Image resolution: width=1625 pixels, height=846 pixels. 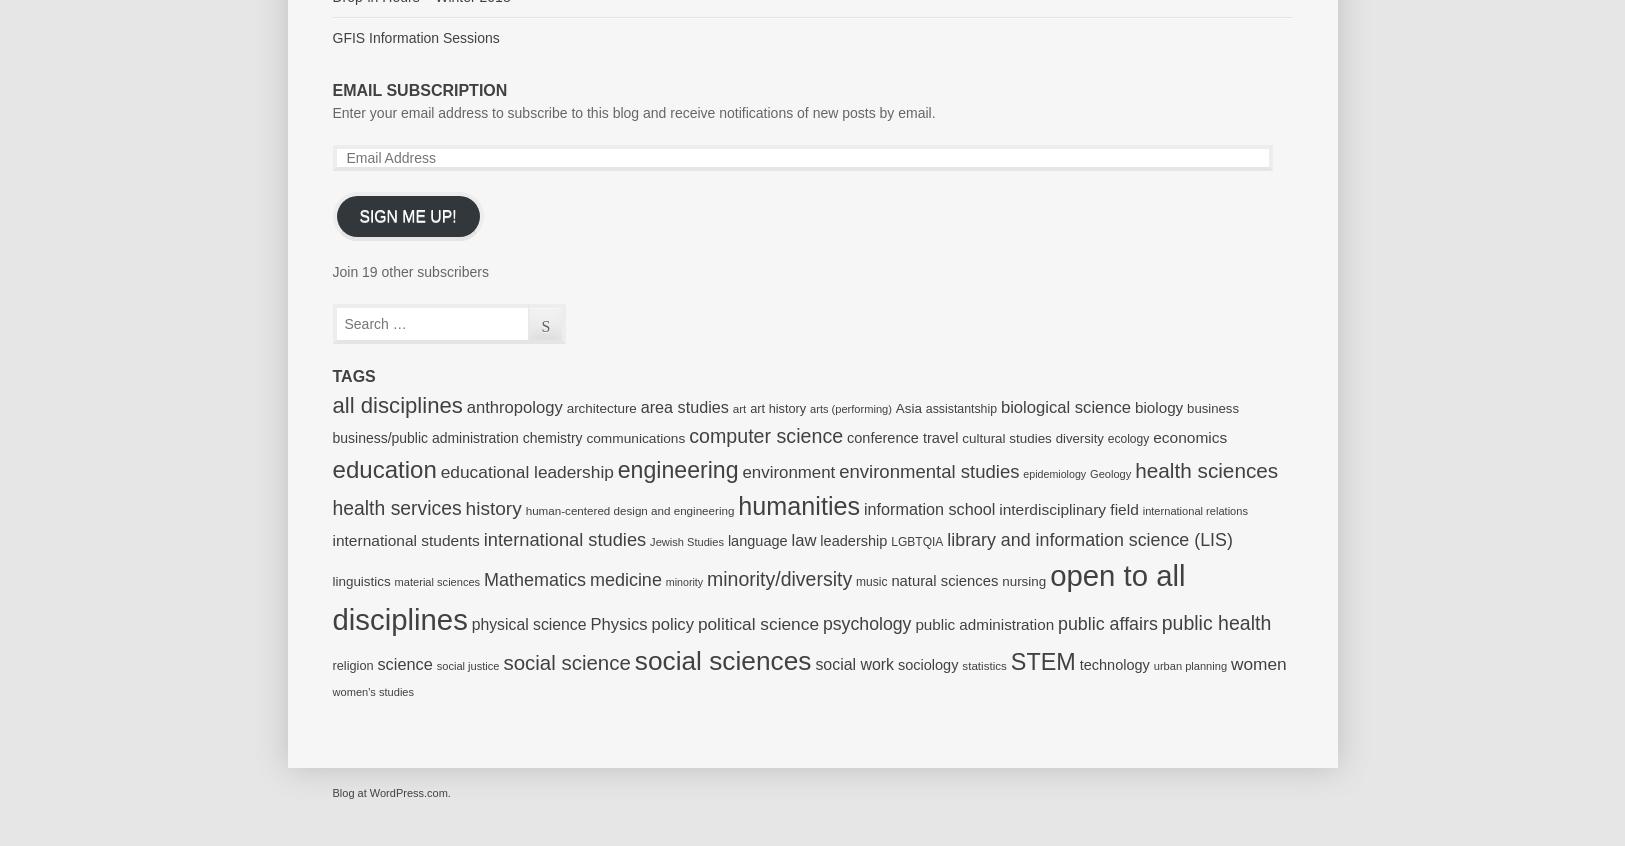 What do you see at coordinates (525, 469) in the screenshot?
I see `'educational leadership'` at bounding box center [525, 469].